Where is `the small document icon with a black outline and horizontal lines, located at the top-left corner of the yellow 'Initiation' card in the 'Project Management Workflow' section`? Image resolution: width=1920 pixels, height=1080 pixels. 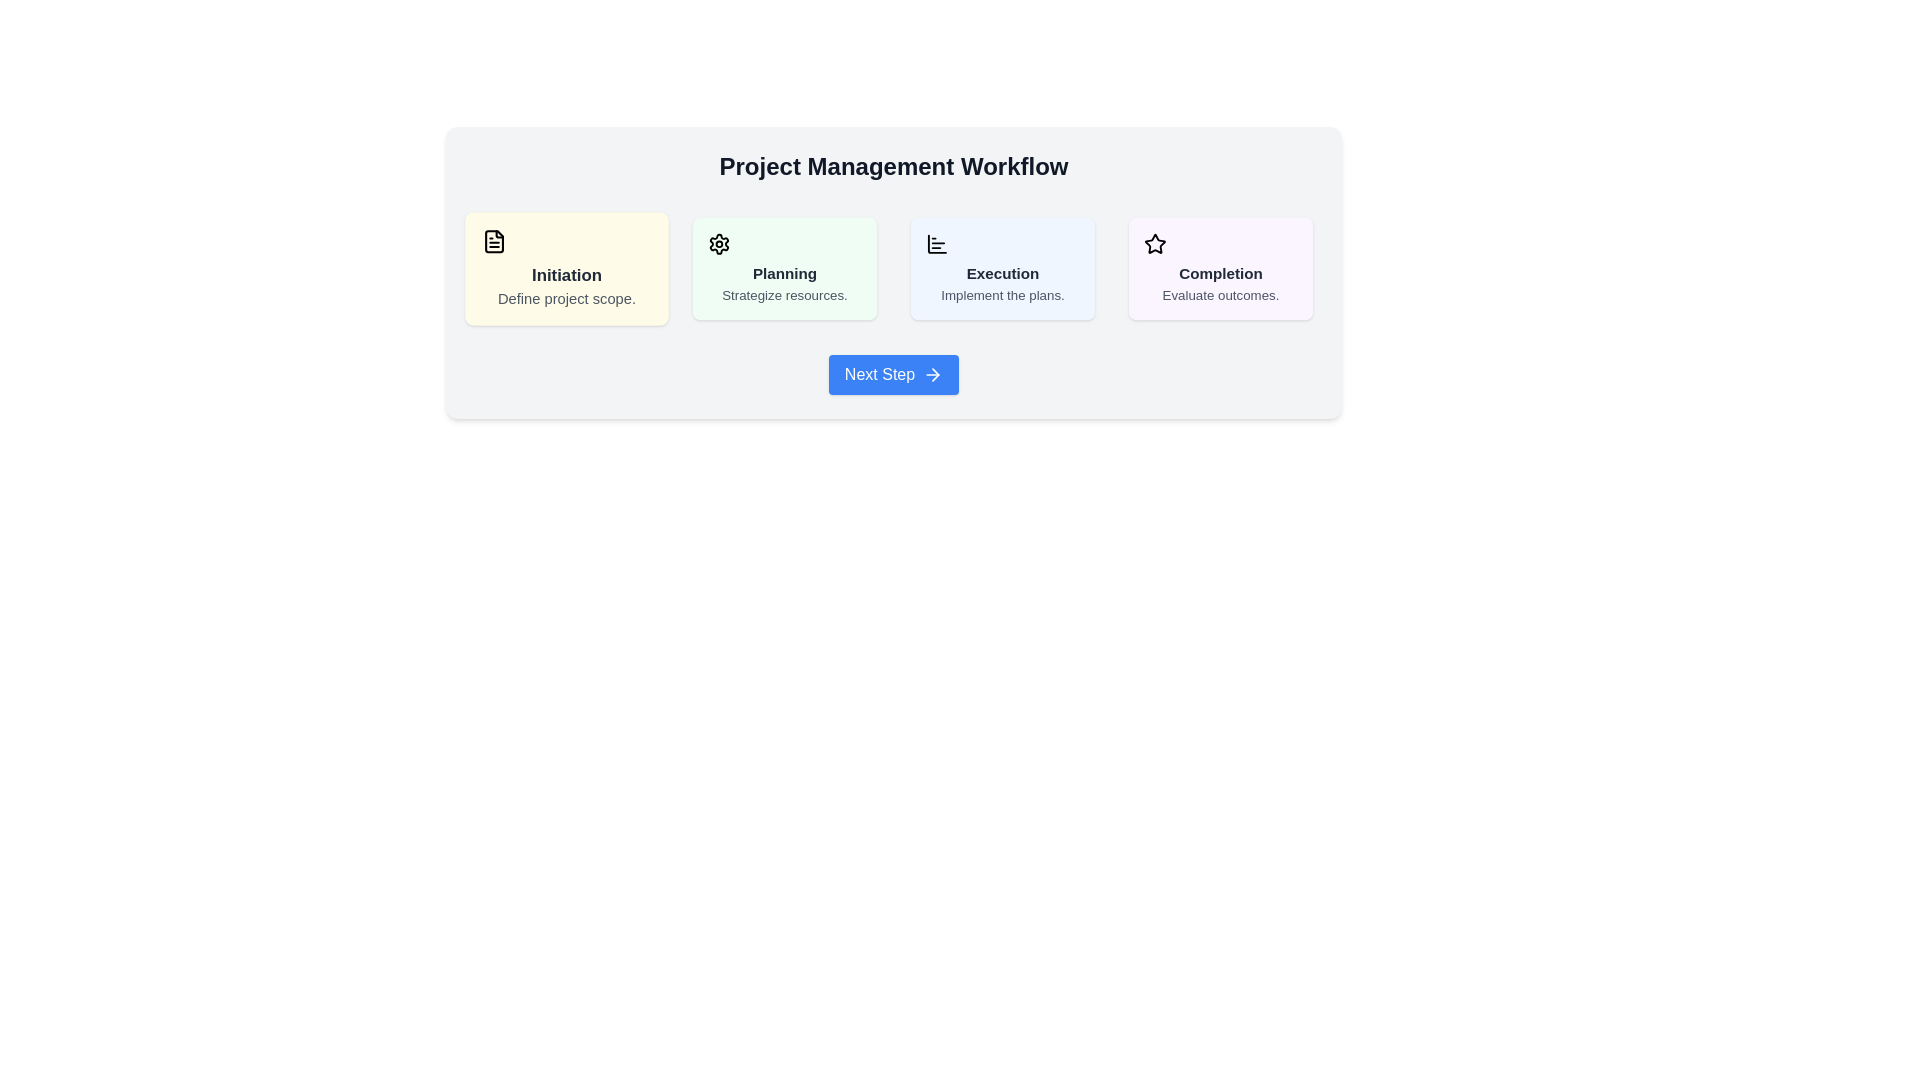
the small document icon with a black outline and horizontal lines, located at the top-left corner of the yellow 'Initiation' card in the 'Project Management Workflow' section is located at coordinates (494, 240).